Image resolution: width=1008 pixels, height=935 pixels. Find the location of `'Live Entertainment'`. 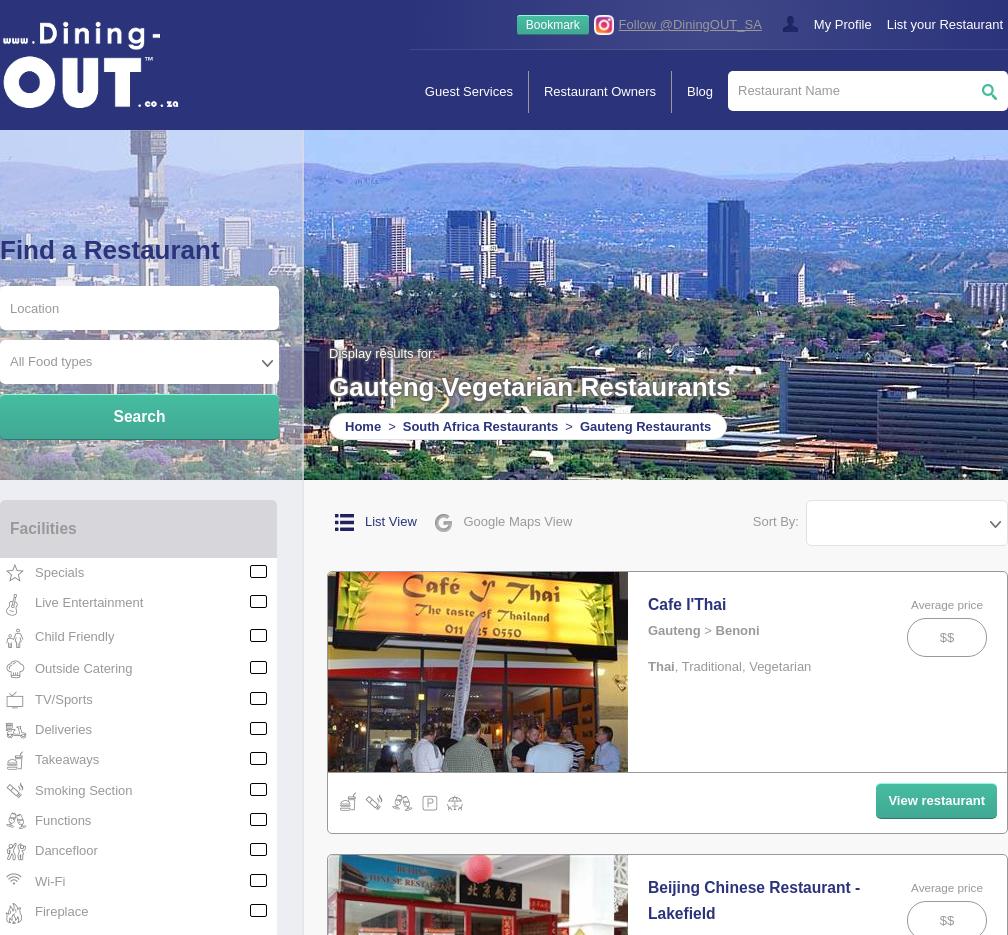

'Live Entertainment' is located at coordinates (89, 601).